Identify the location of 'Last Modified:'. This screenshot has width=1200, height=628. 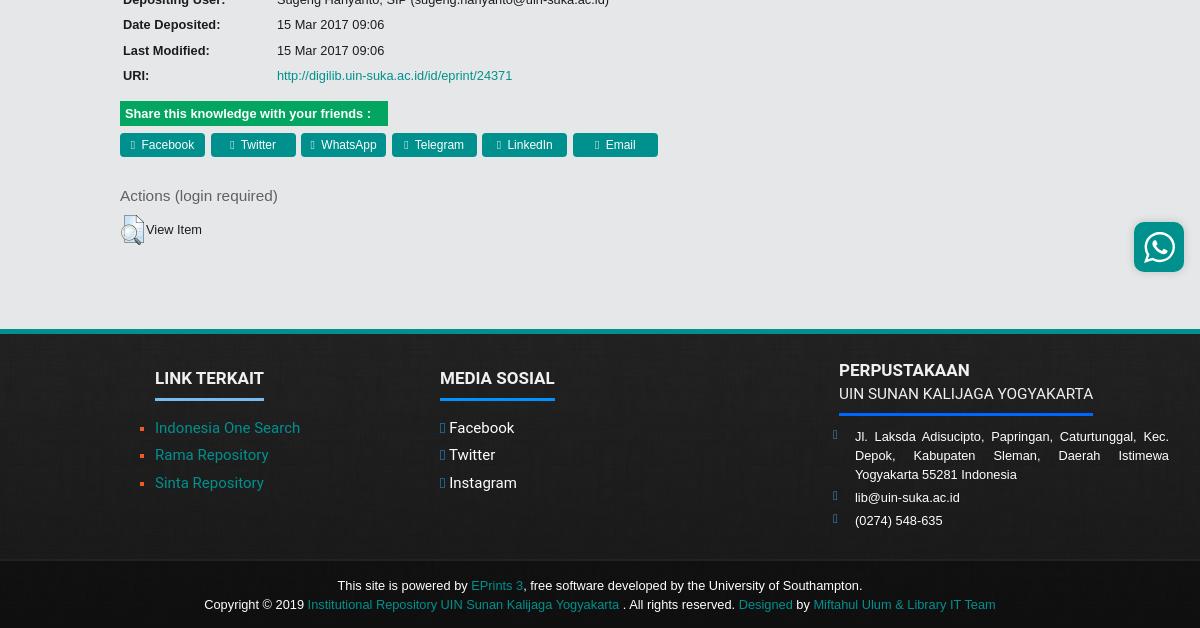
(164, 49).